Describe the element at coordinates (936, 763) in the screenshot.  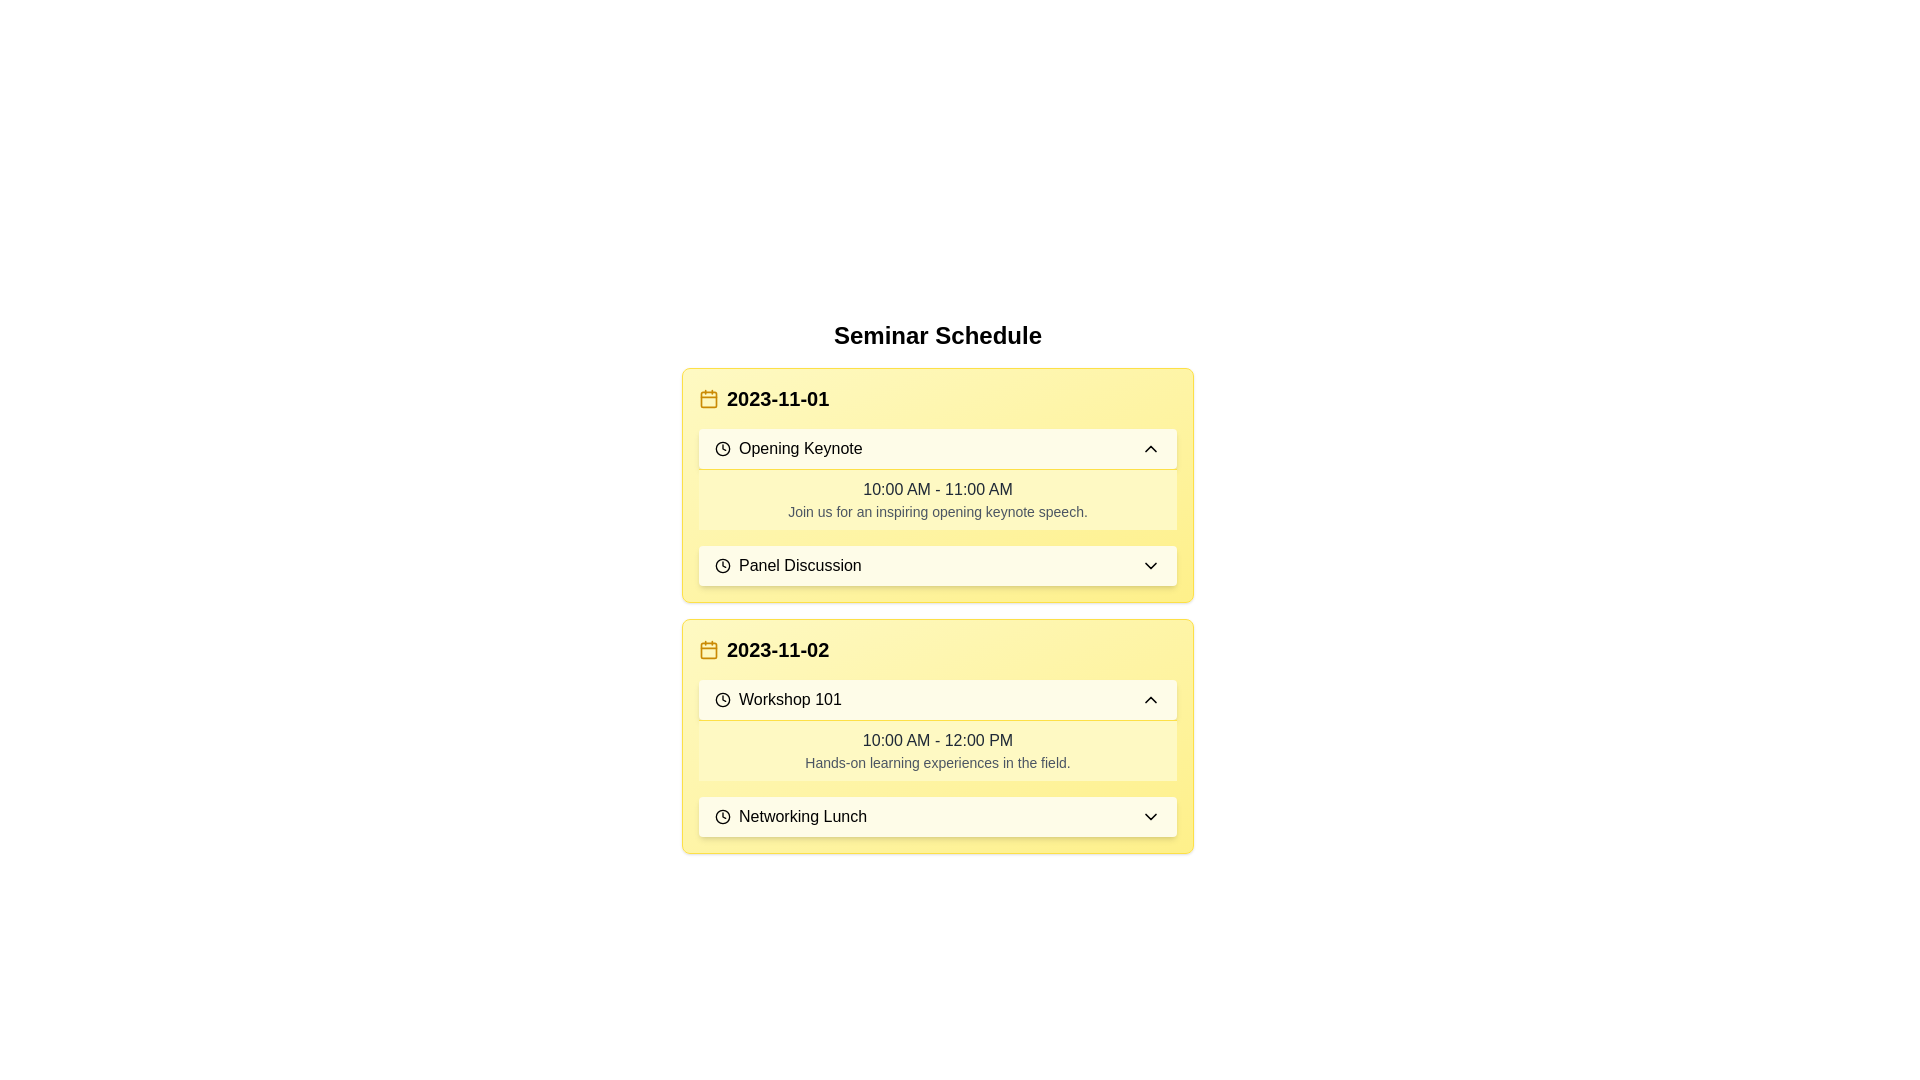
I see `the static text displaying 'Hands-on learning experiences in the field.' which is positioned under '10:00 AM - 12:00 PM' within a yellow background section` at that location.